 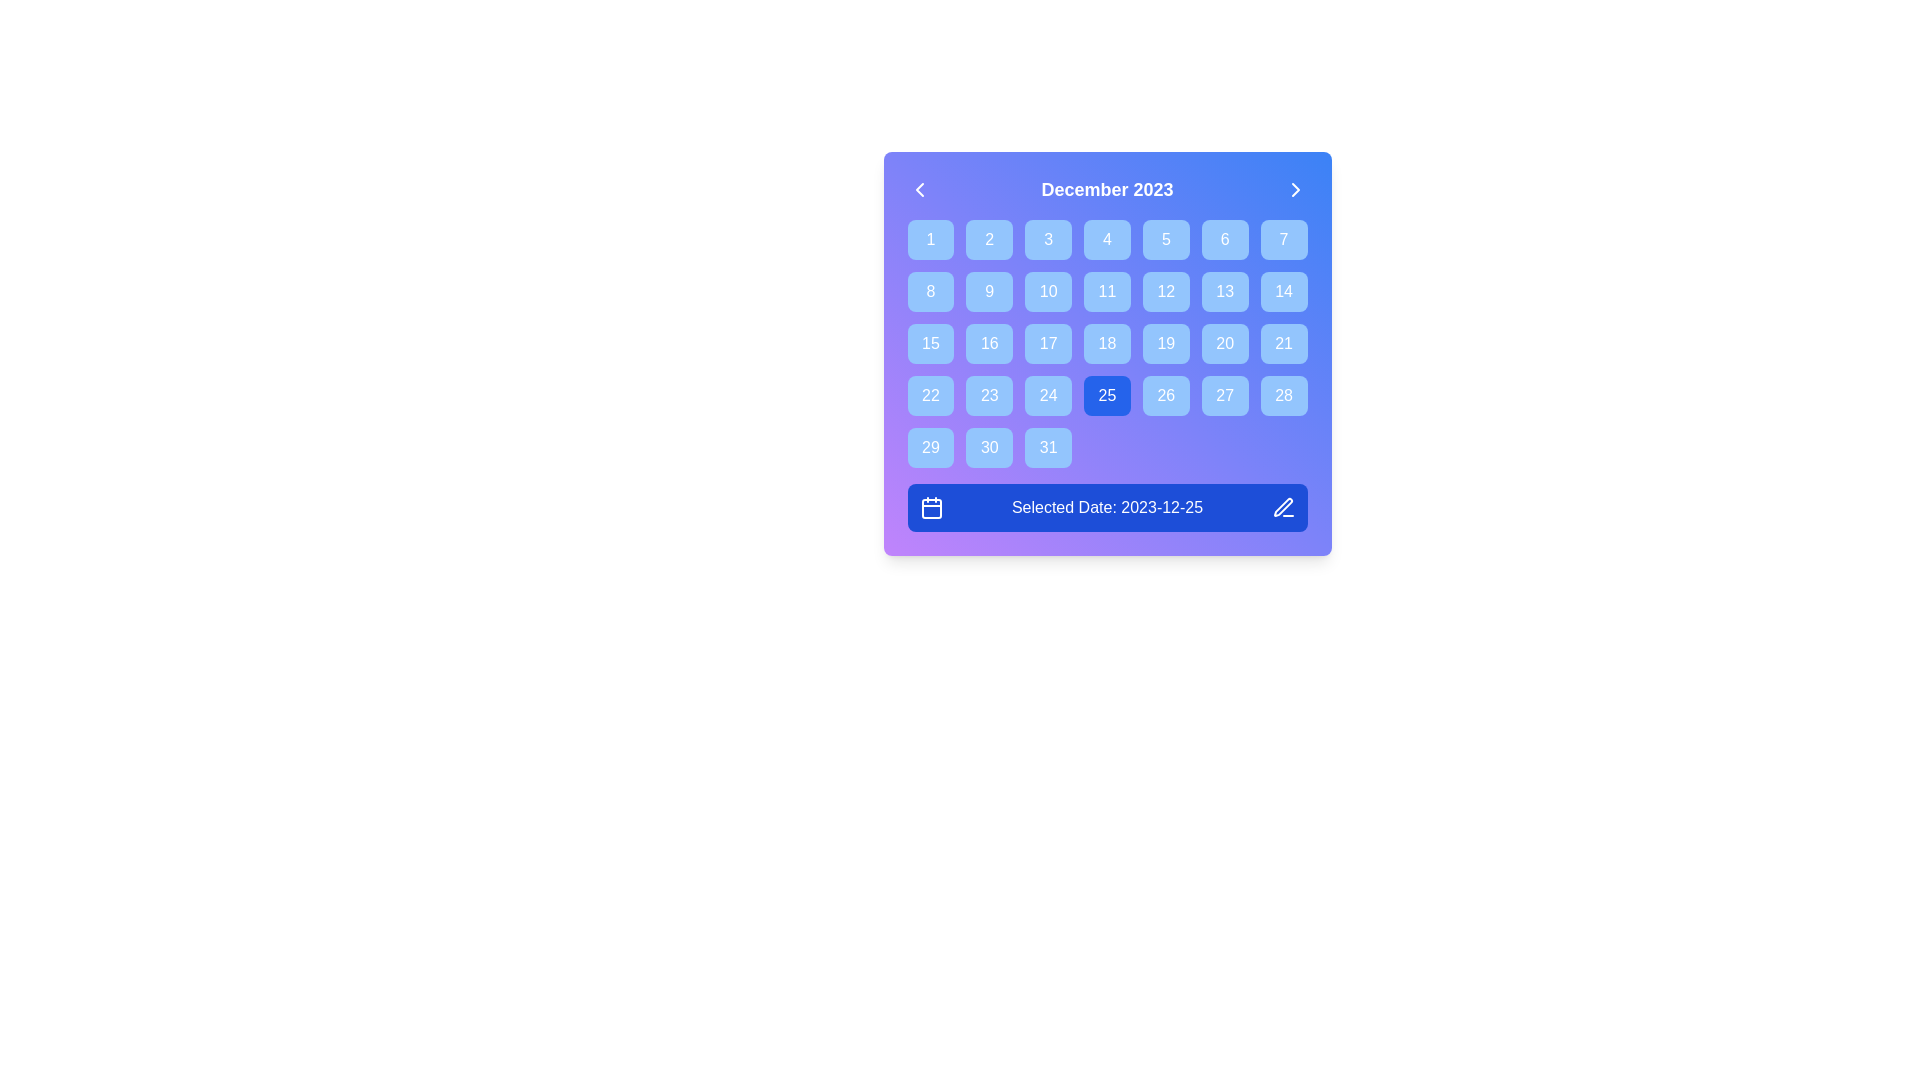 I want to click on the grid cell representing the 10th day of December 2023 in the calendar view, located in the second row and third column, so click(x=1047, y=292).